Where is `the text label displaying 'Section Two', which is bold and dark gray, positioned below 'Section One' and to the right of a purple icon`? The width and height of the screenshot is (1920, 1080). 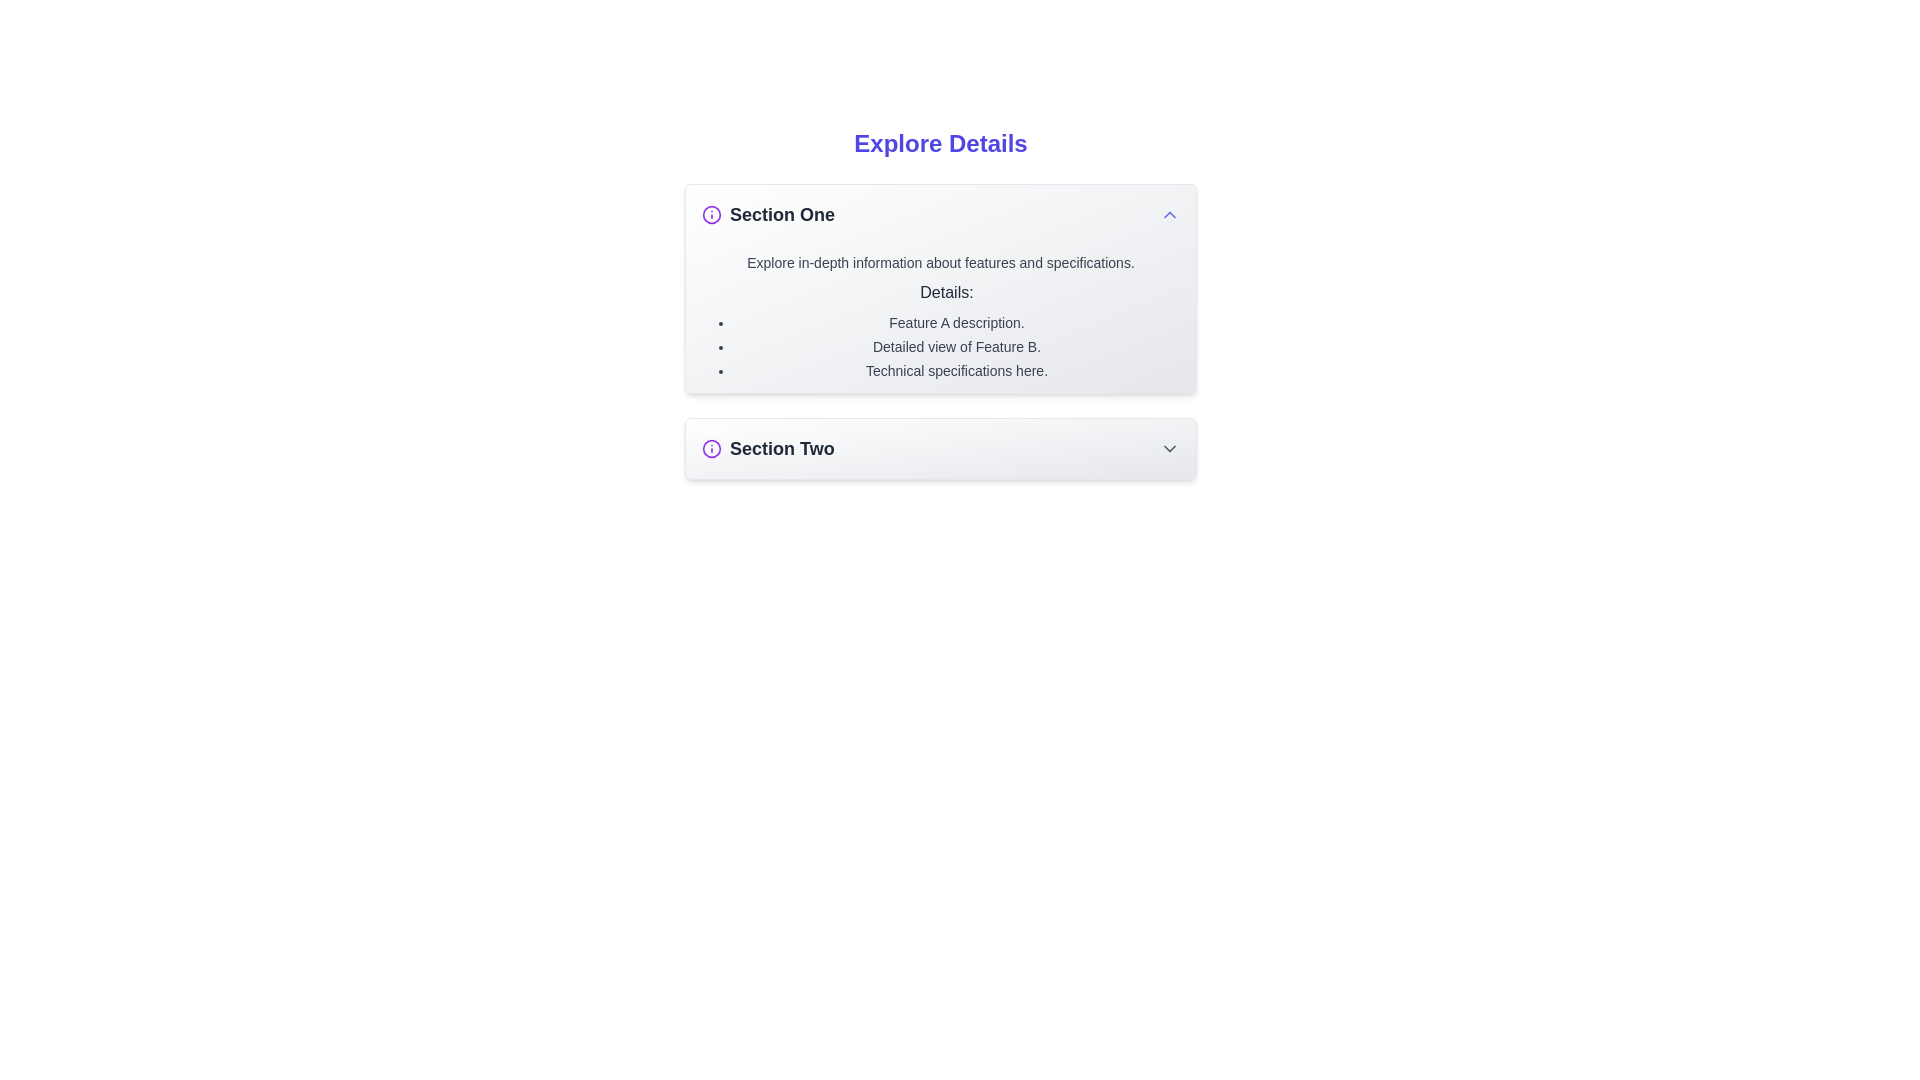 the text label displaying 'Section Two', which is bold and dark gray, positioned below 'Section One' and to the right of a purple icon is located at coordinates (781, 447).